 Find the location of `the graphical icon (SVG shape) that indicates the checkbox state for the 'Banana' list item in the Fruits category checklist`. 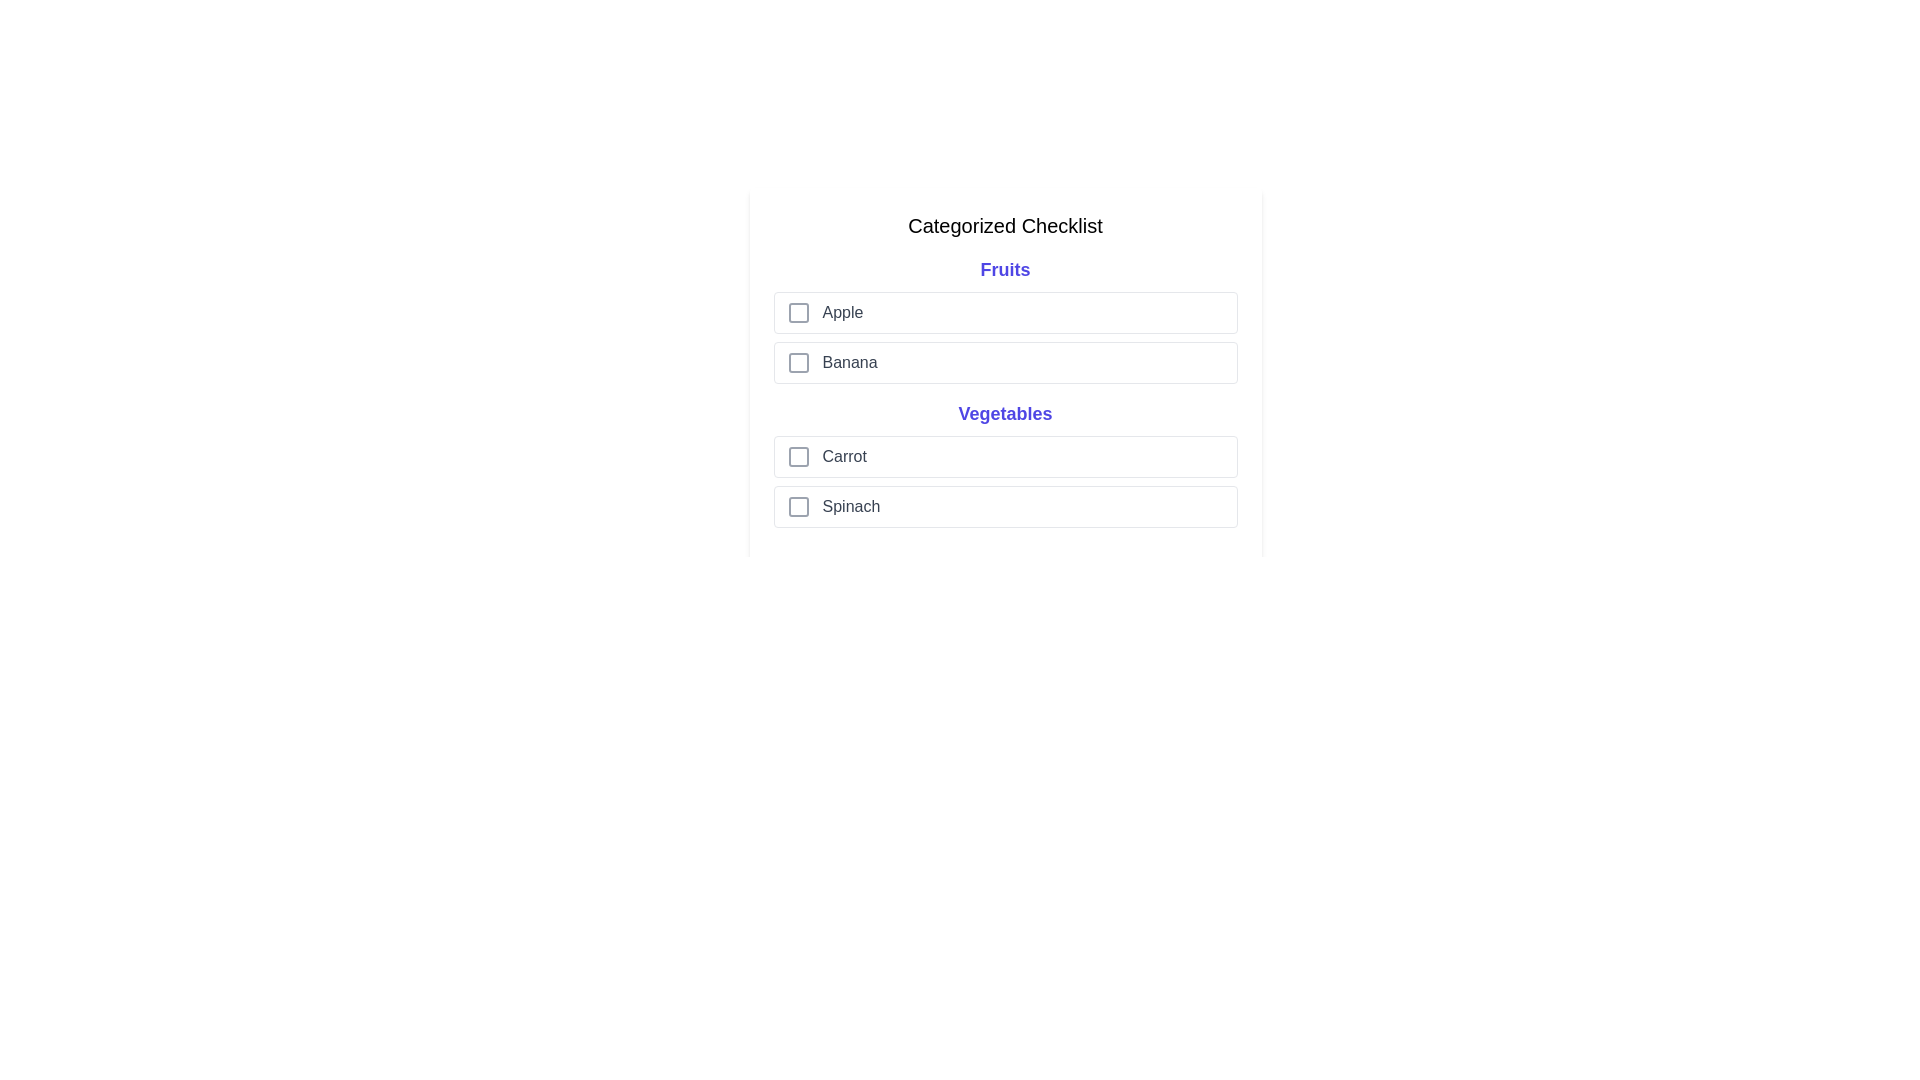

the graphical icon (SVG shape) that indicates the checkbox state for the 'Banana' list item in the Fruits category checklist is located at coordinates (797, 362).